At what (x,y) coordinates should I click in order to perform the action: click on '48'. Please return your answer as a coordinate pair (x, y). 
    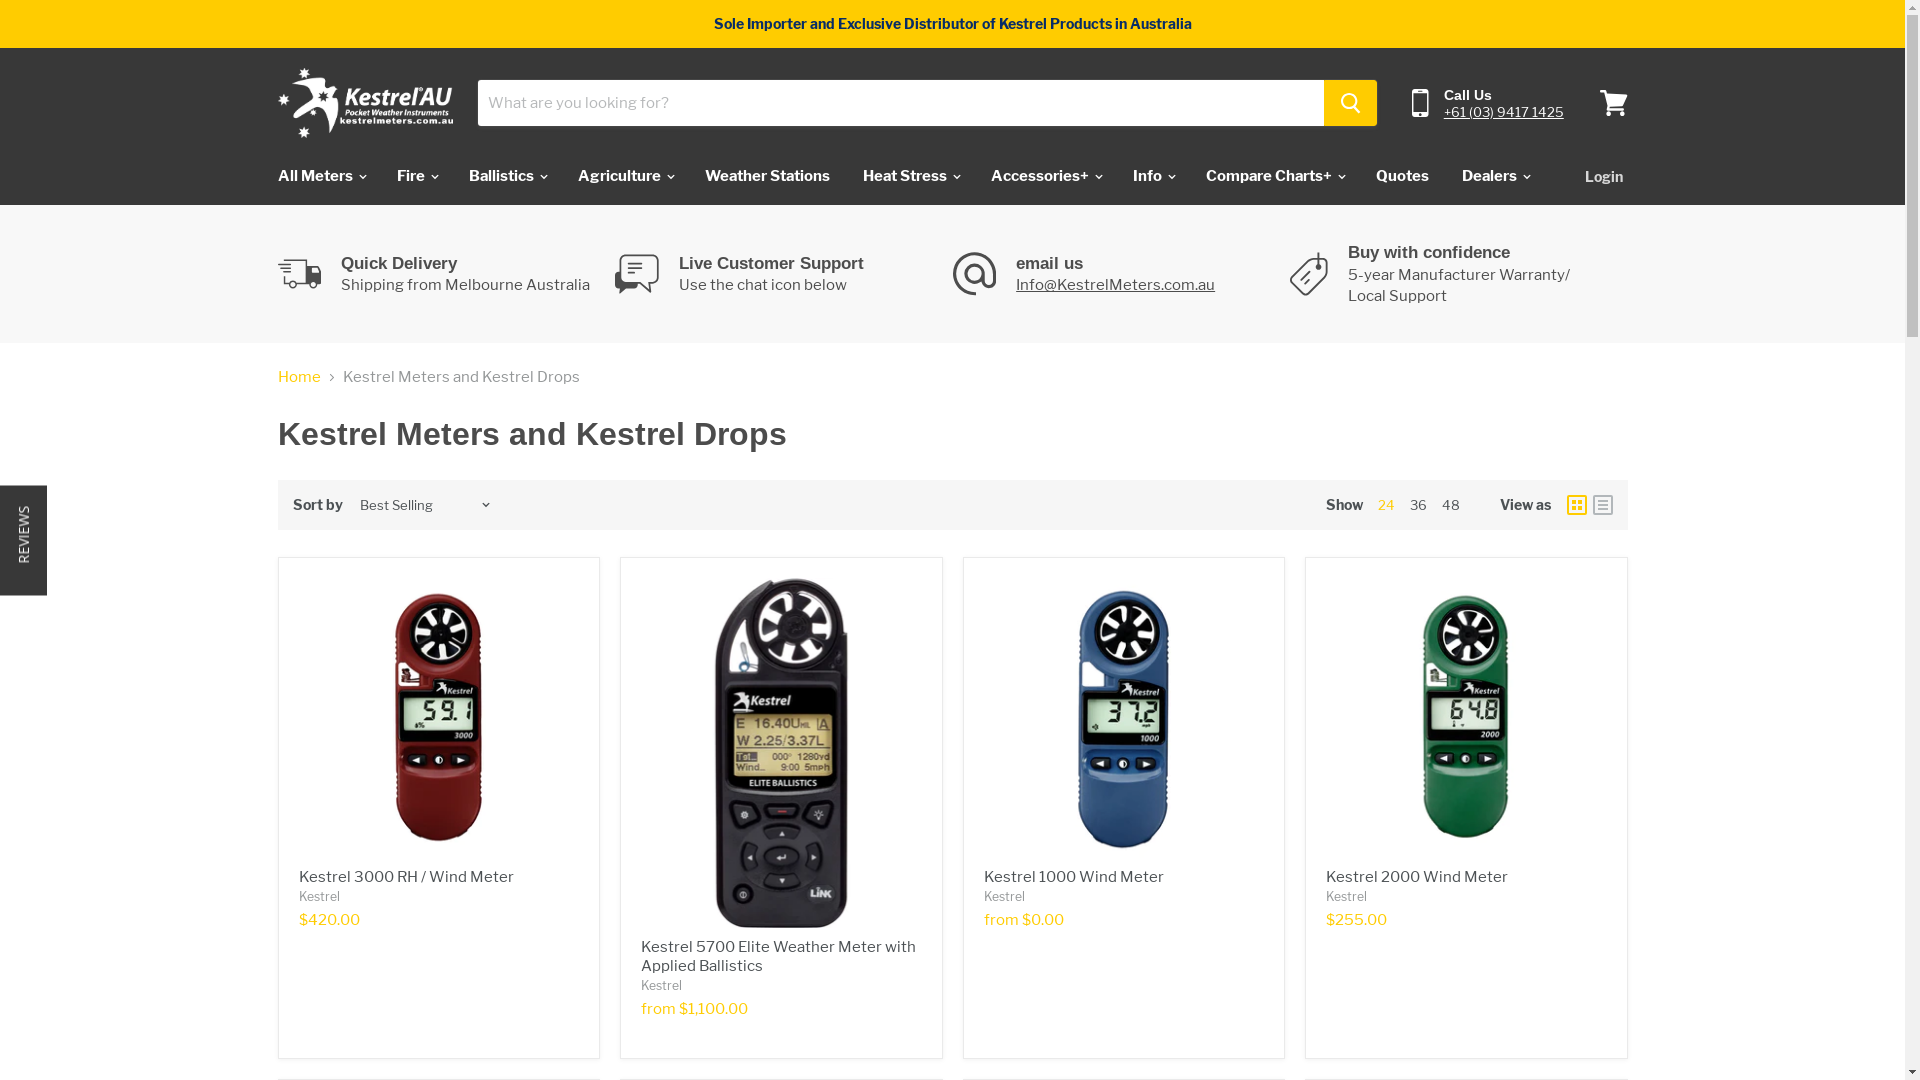
    Looking at the image, I should click on (1450, 504).